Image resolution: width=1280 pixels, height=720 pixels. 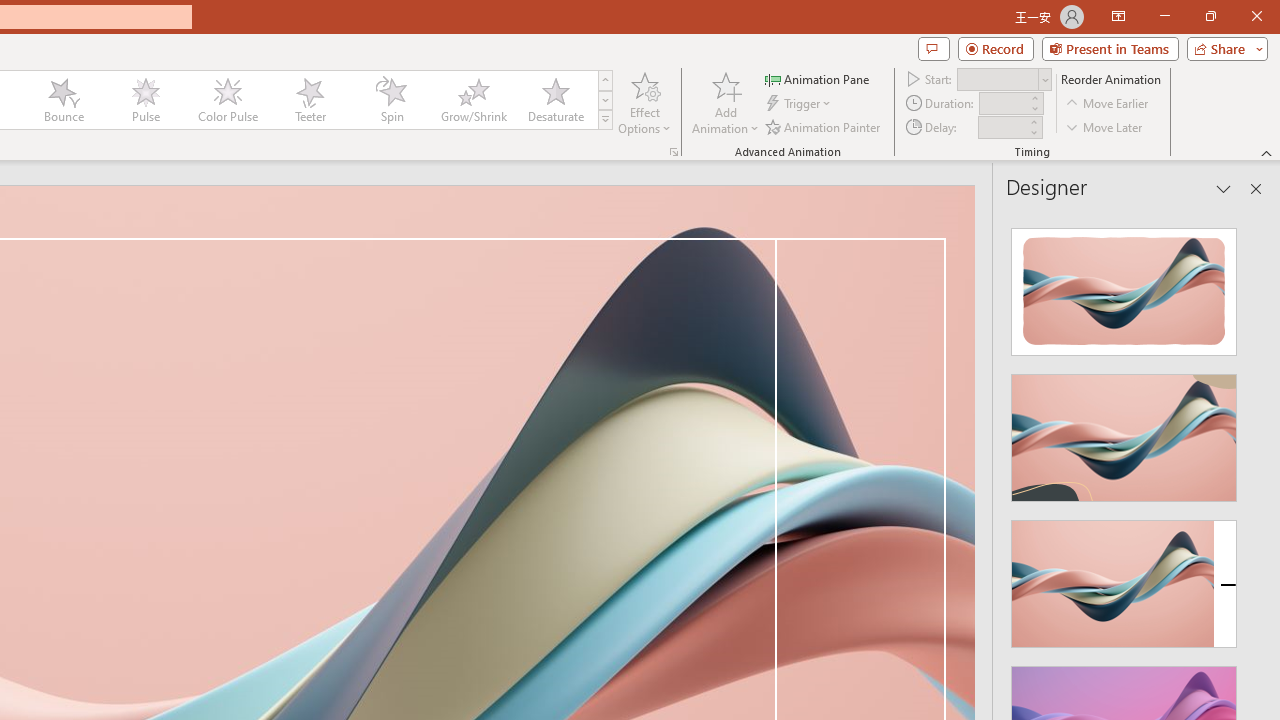 What do you see at coordinates (391, 100) in the screenshot?
I see `'Spin'` at bounding box center [391, 100].